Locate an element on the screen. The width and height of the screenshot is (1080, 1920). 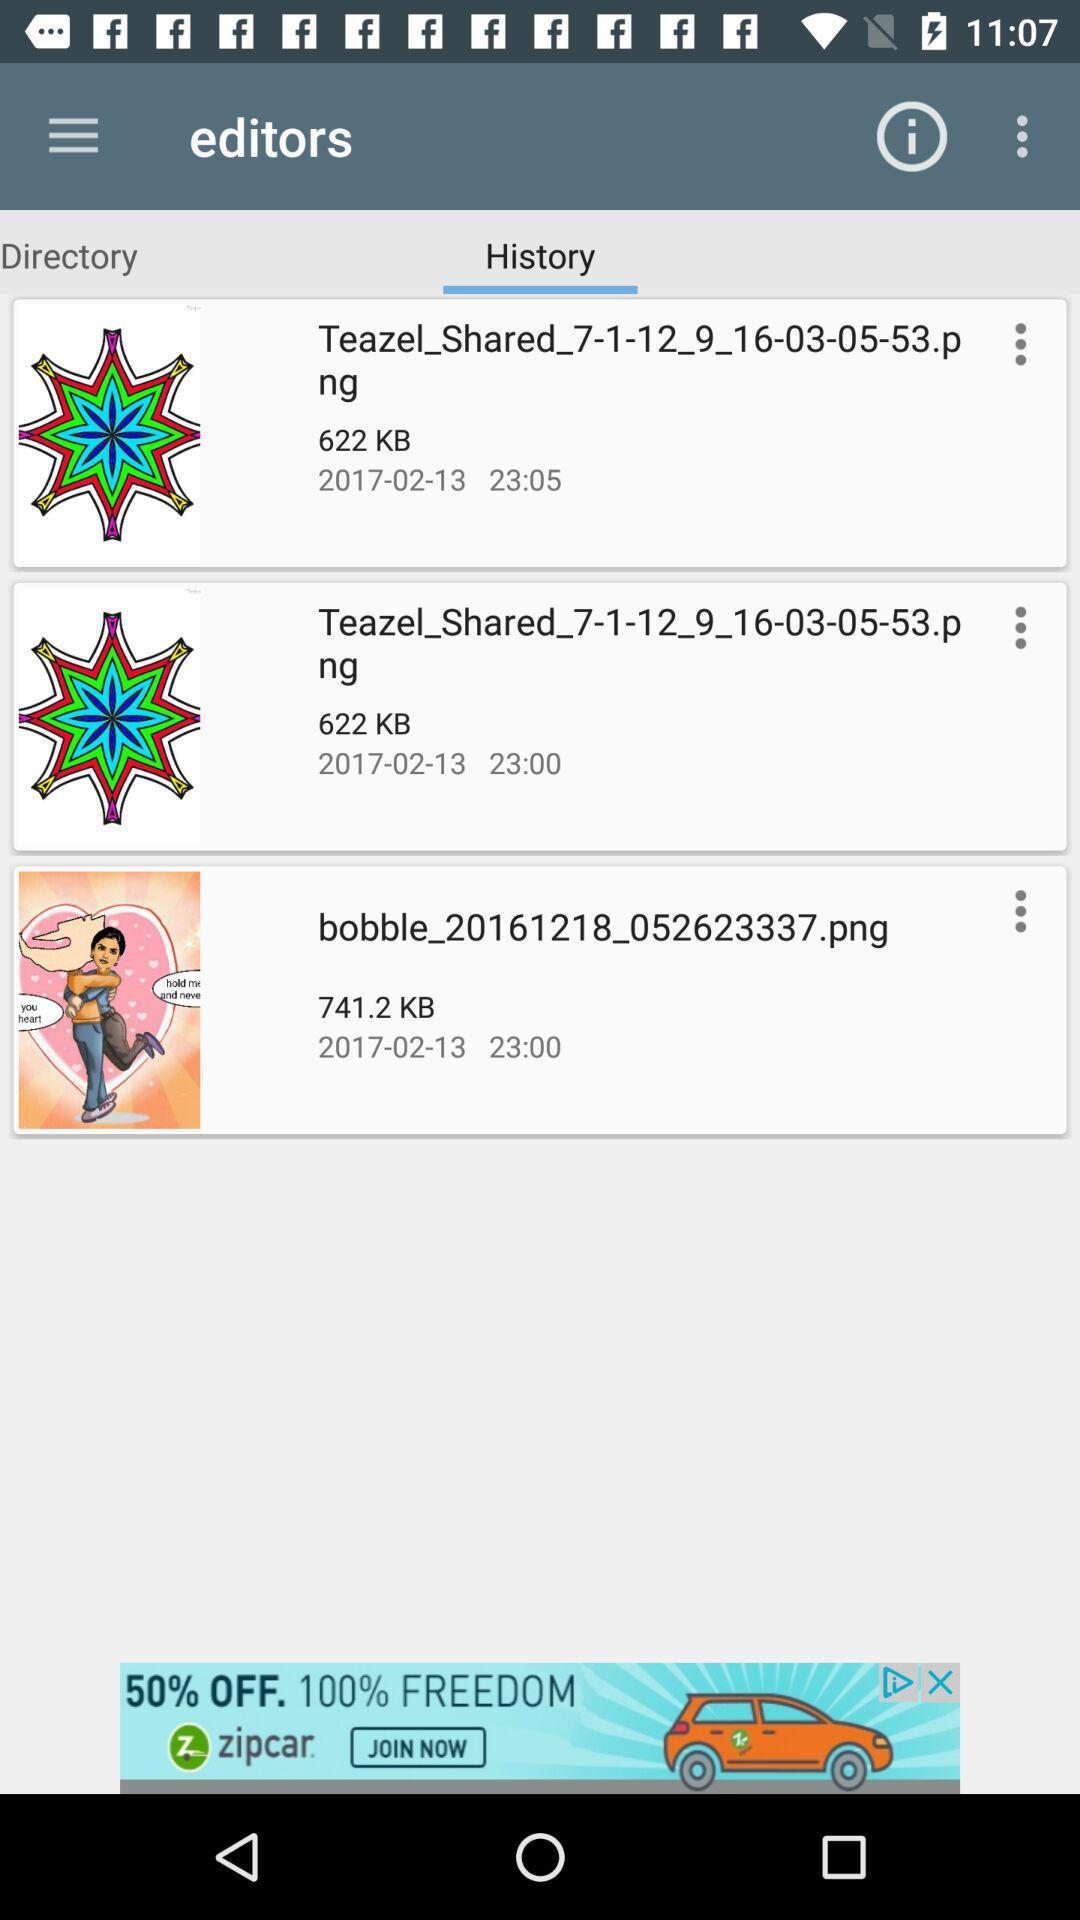
ellipse is located at coordinates (1016, 910).